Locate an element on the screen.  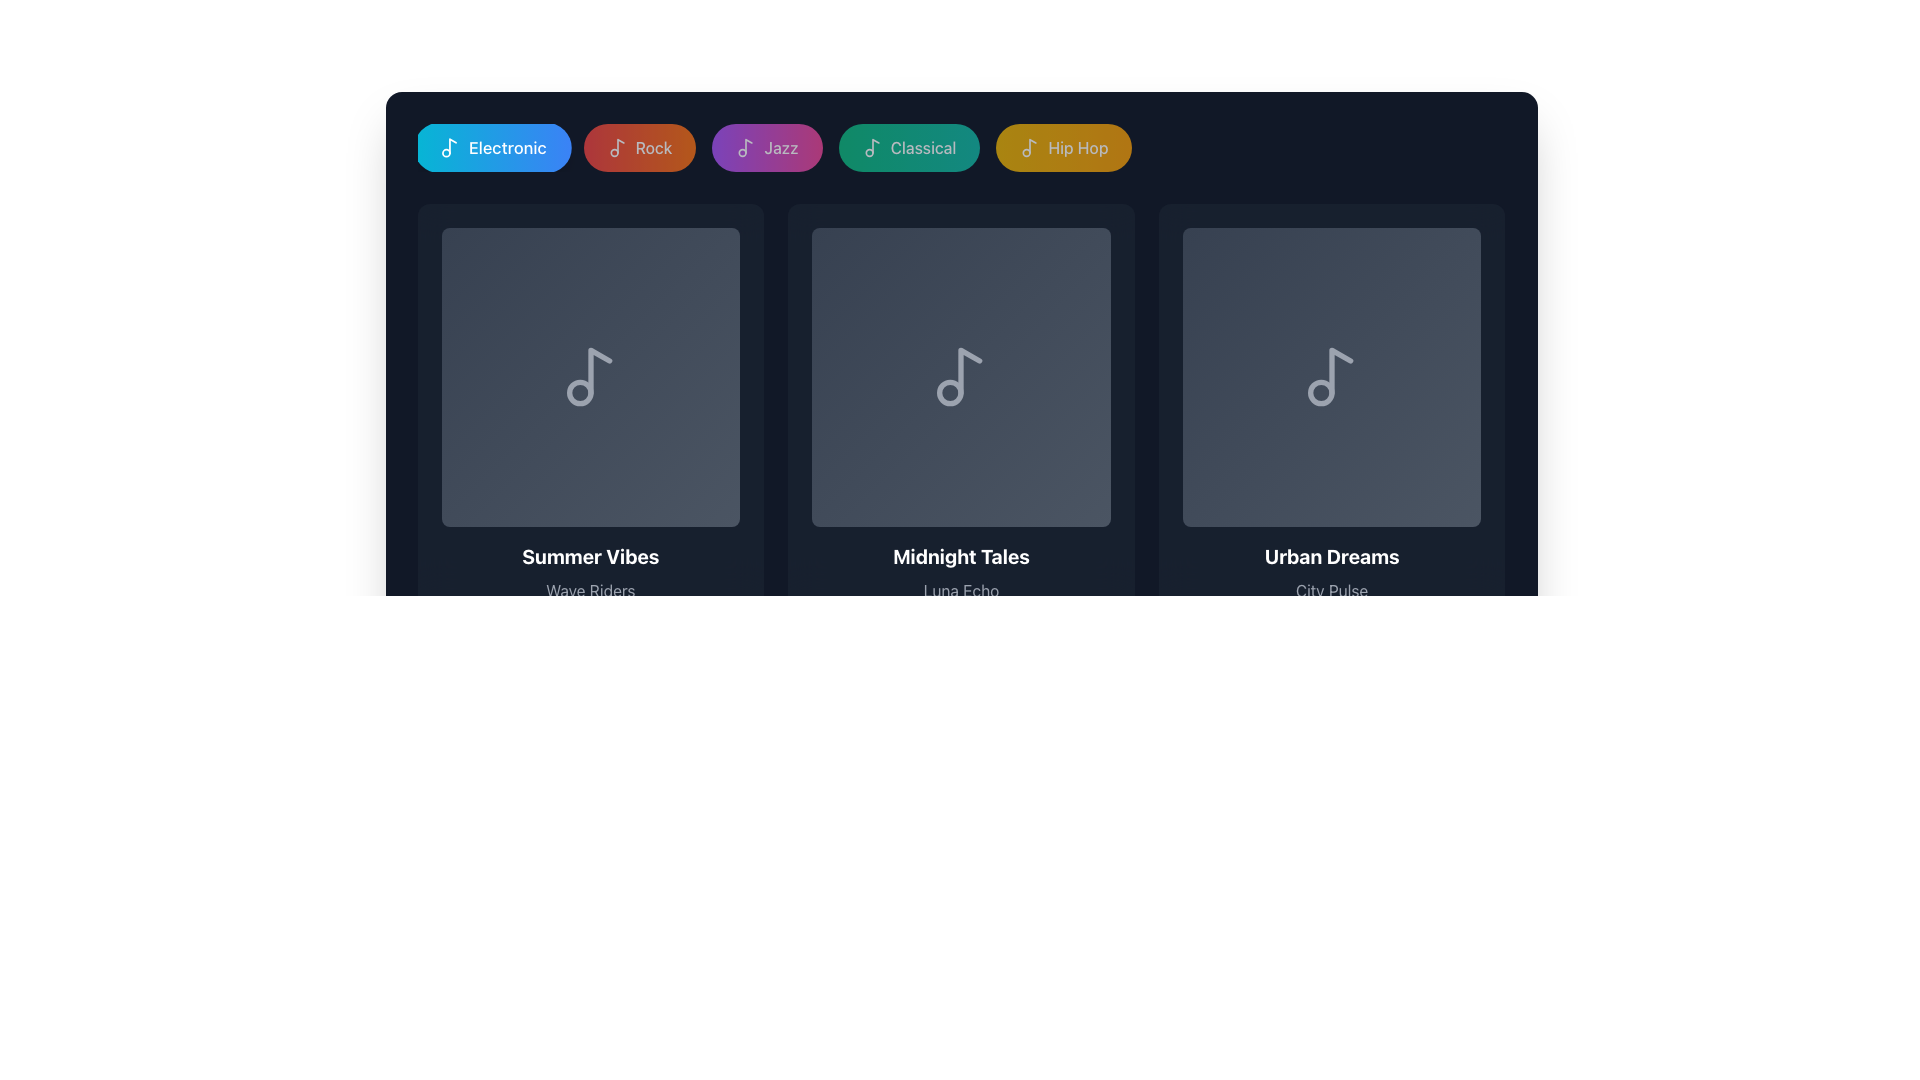
the Circle SVG element located at the bottom-left of the music note icon in the card layout is located at coordinates (579, 393).